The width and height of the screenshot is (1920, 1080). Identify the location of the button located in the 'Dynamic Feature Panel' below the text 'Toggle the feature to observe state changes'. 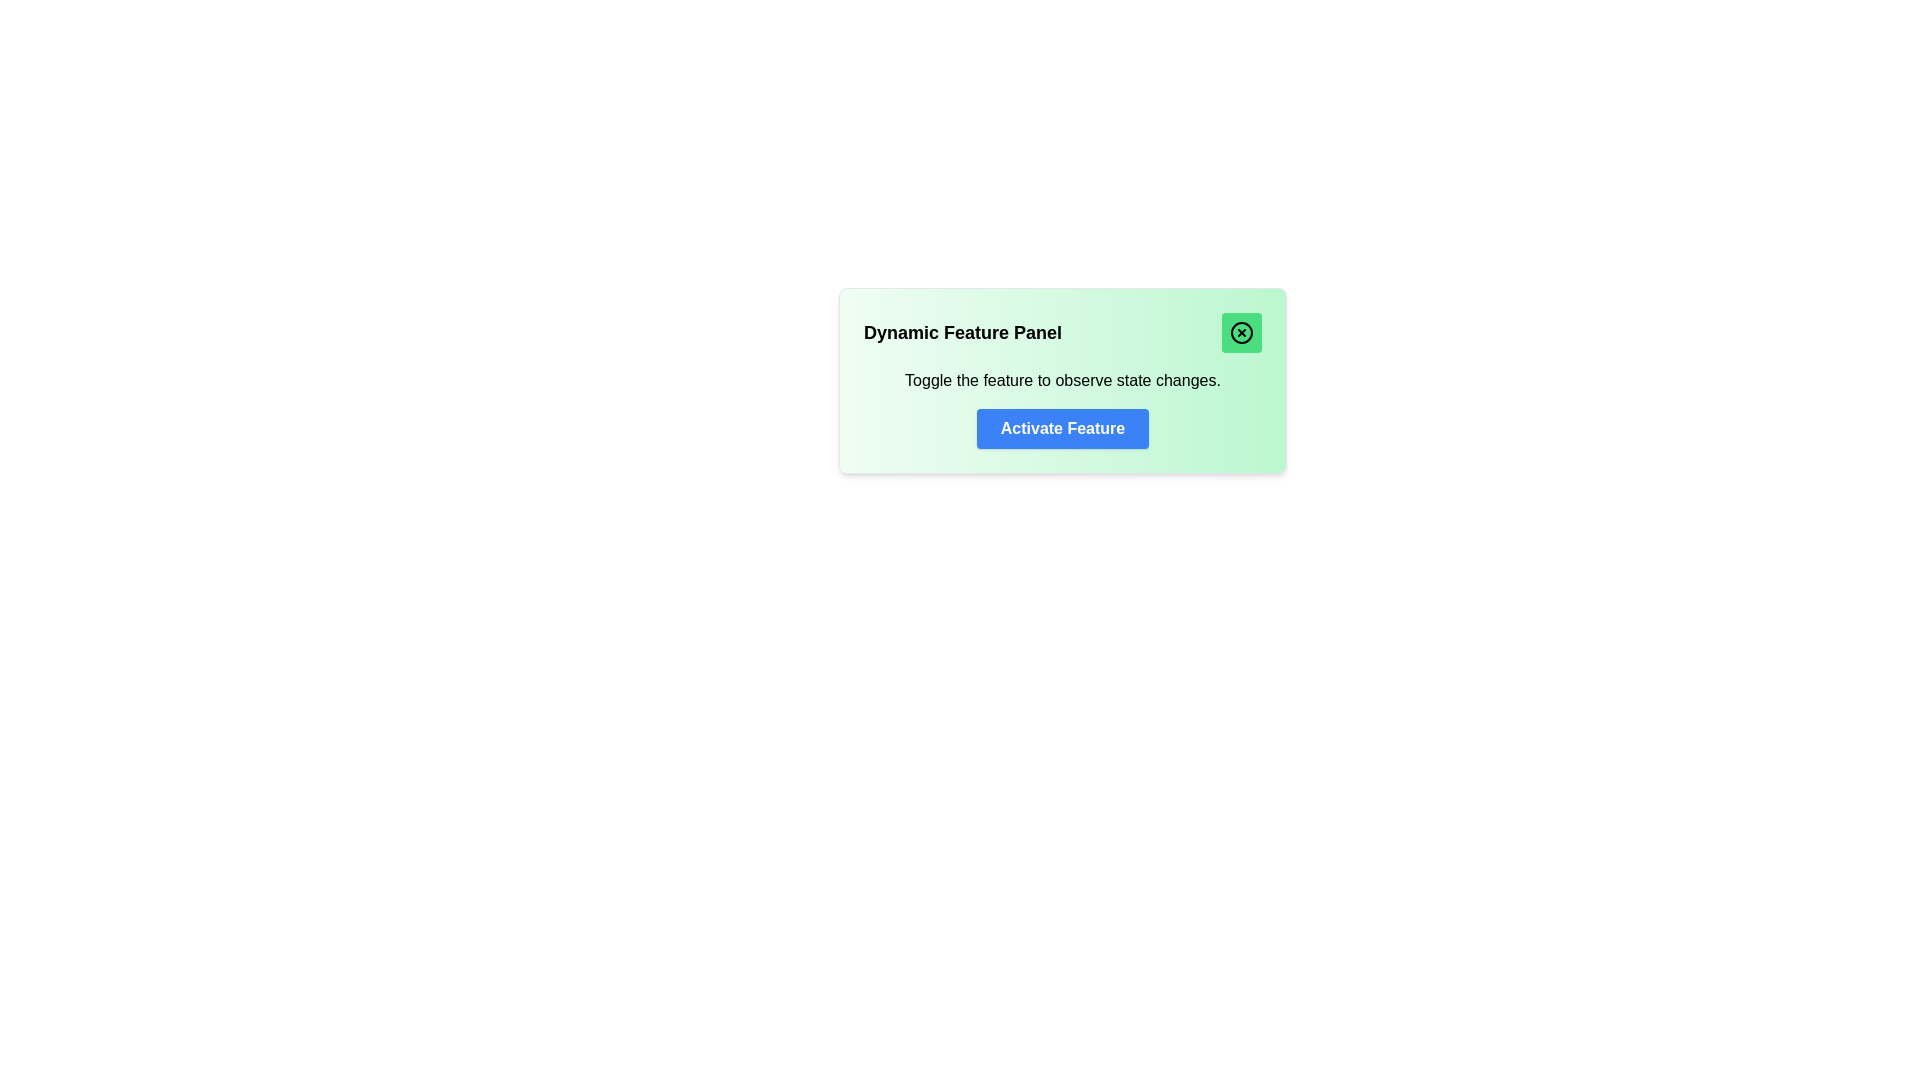
(1061, 427).